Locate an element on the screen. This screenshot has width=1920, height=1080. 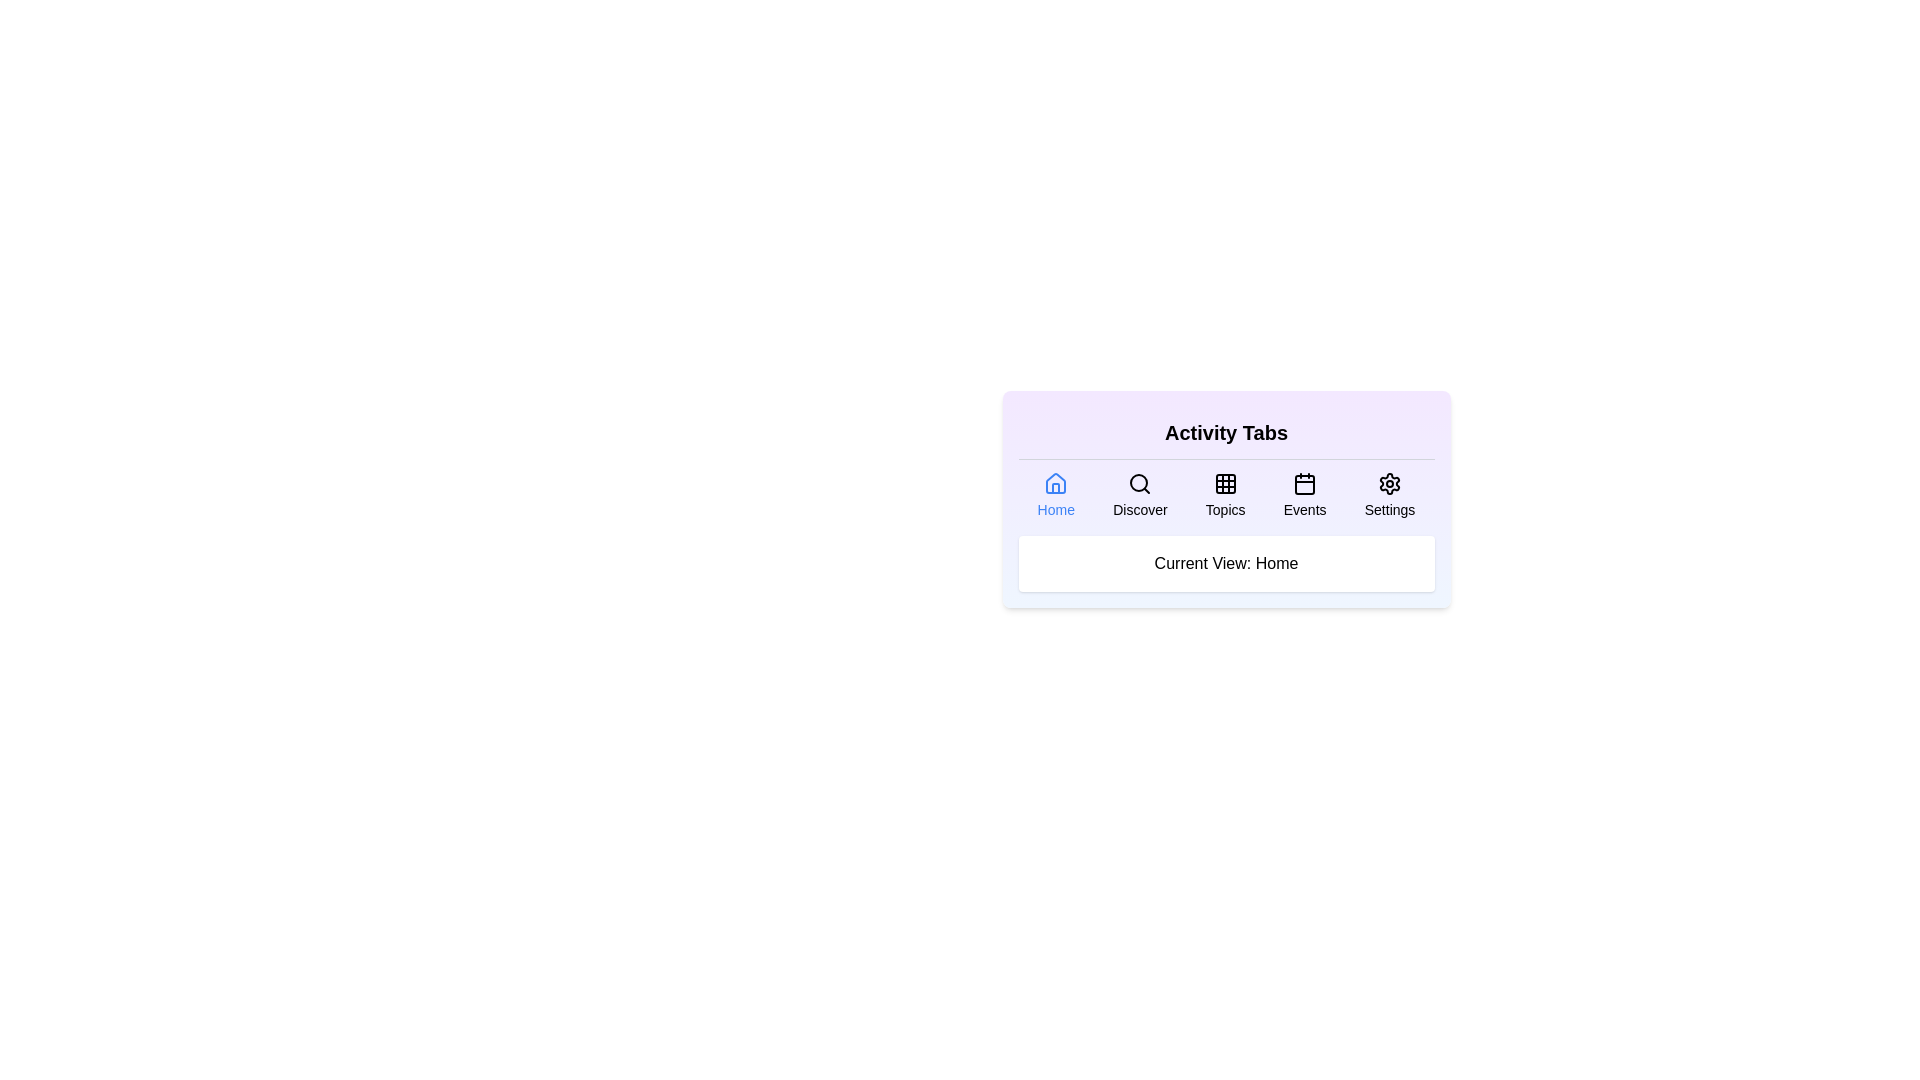
the Events tab is located at coordinates (1305, 495).